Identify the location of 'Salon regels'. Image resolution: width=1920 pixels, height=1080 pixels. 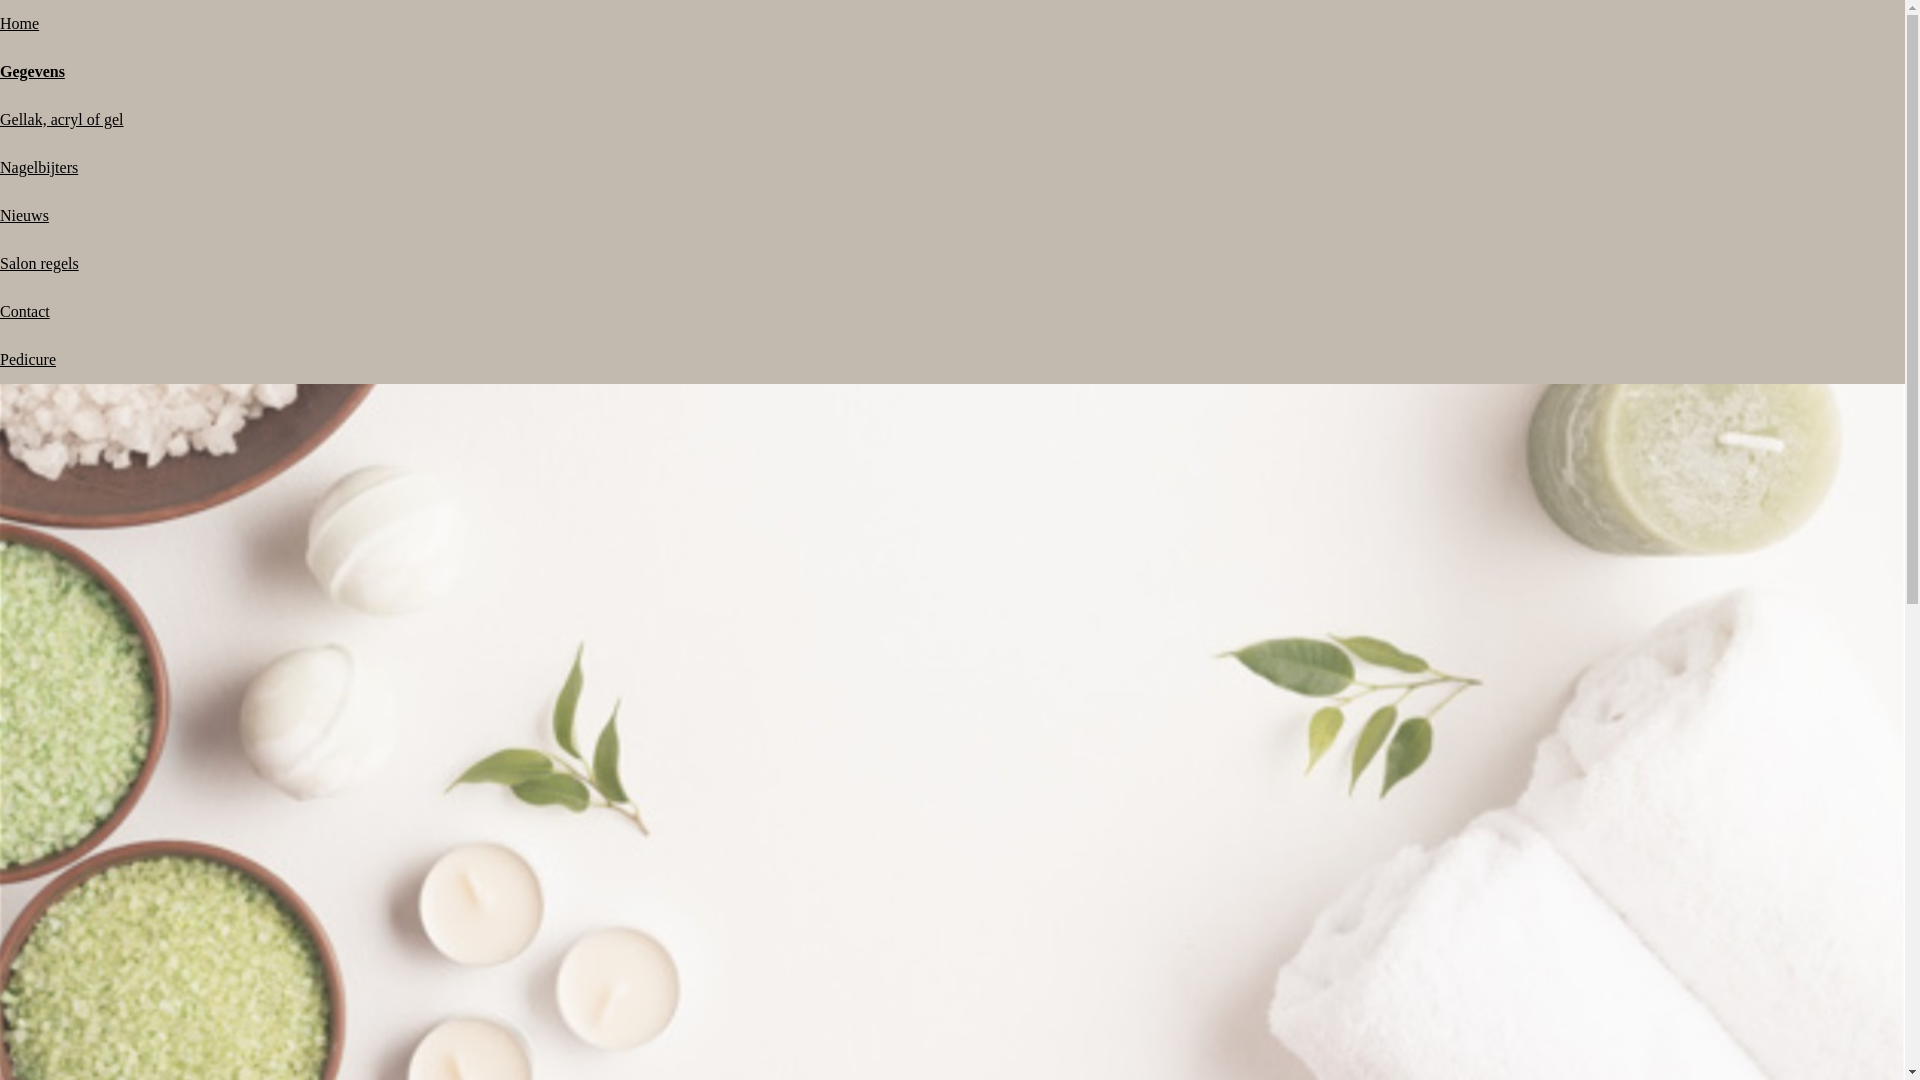
(39, 262).